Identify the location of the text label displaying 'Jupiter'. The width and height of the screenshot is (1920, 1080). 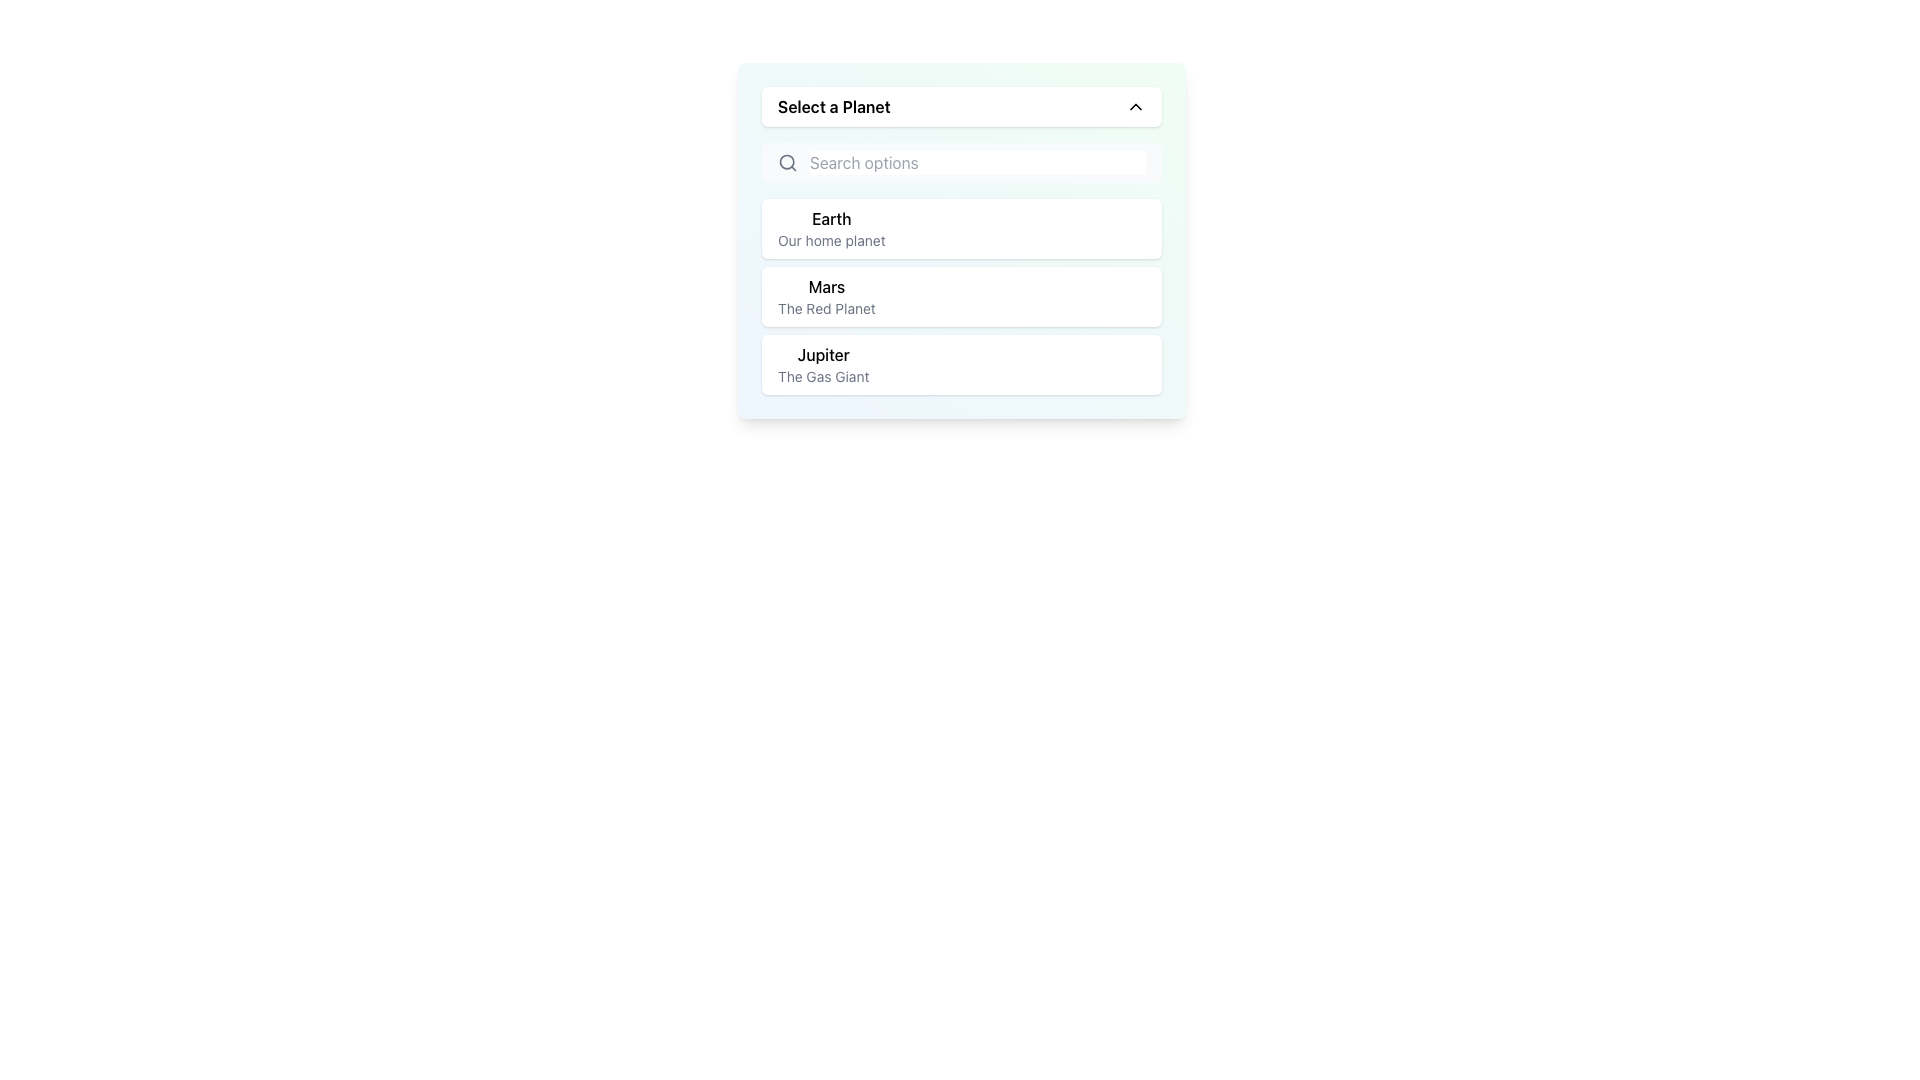
(823, 353).